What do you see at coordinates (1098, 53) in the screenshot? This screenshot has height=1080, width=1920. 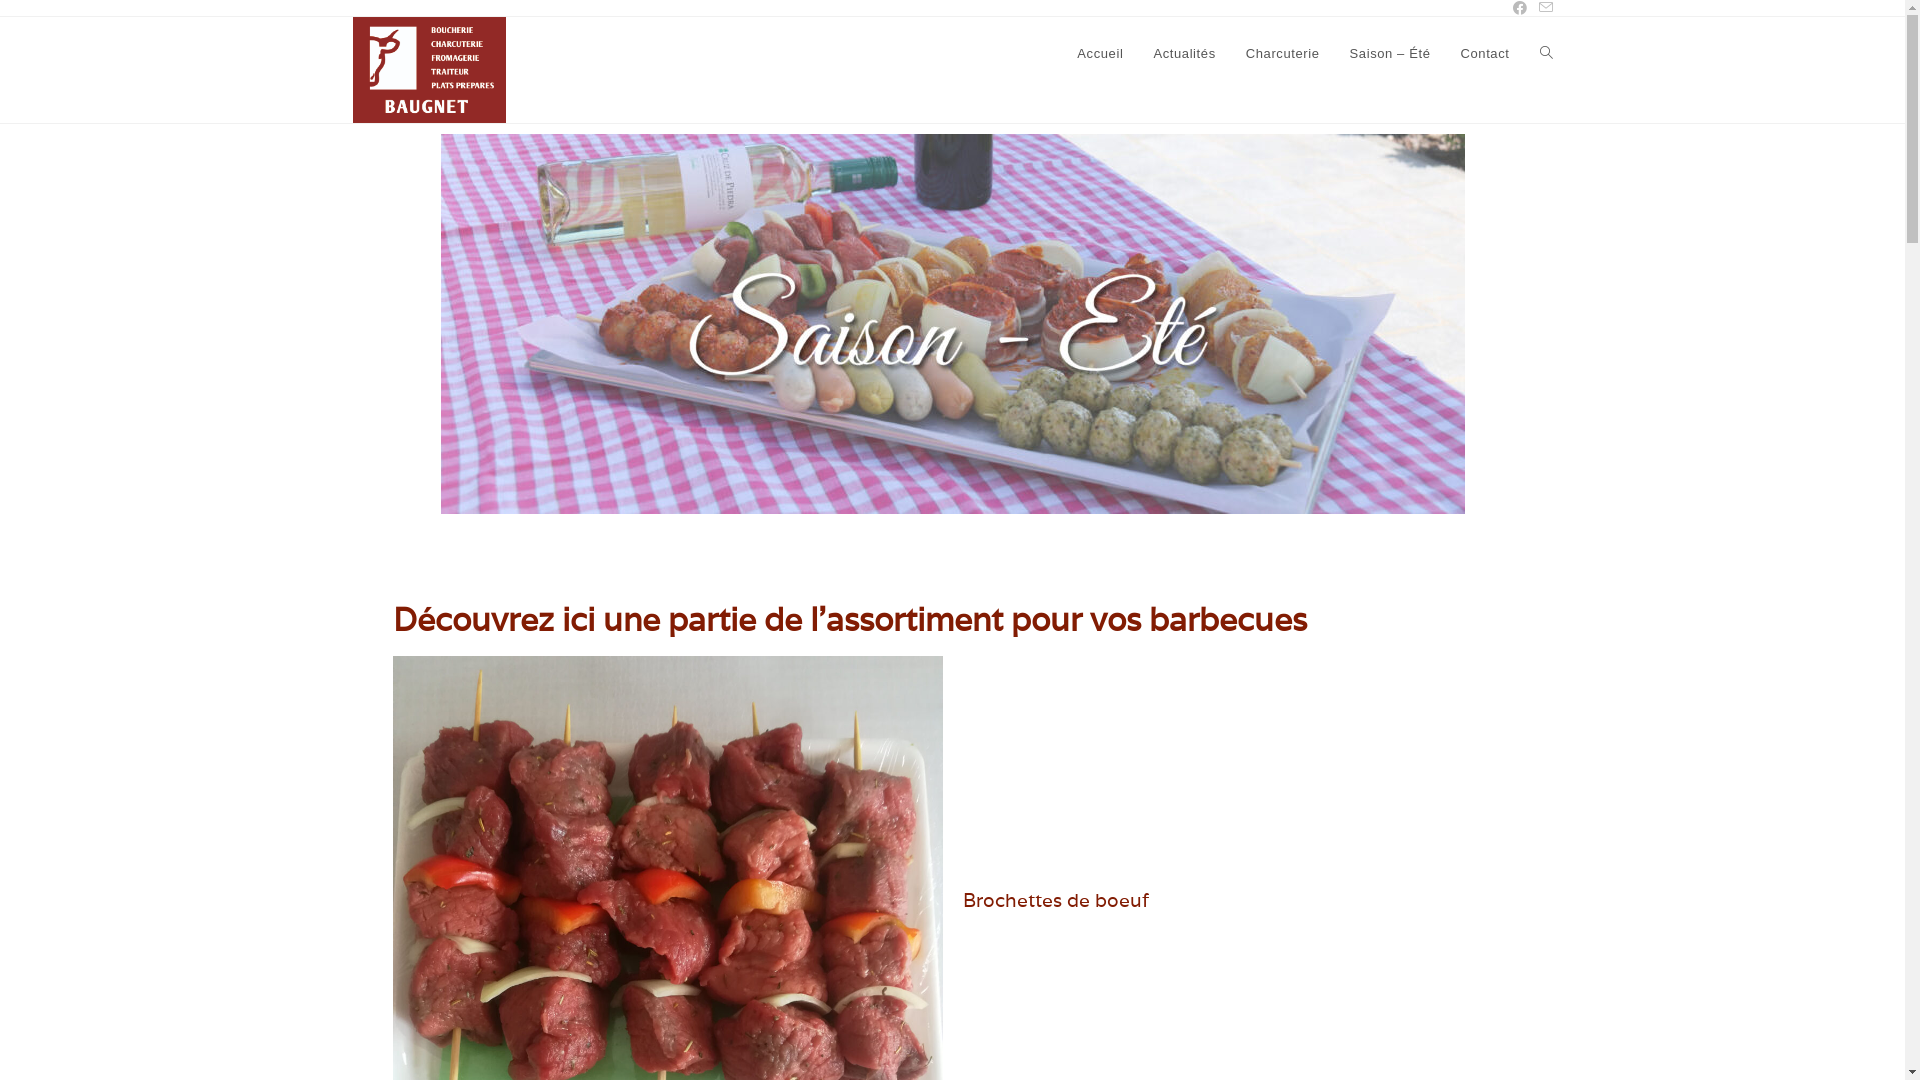 I see `'Accueil'` at bounding box center [1098, 53].